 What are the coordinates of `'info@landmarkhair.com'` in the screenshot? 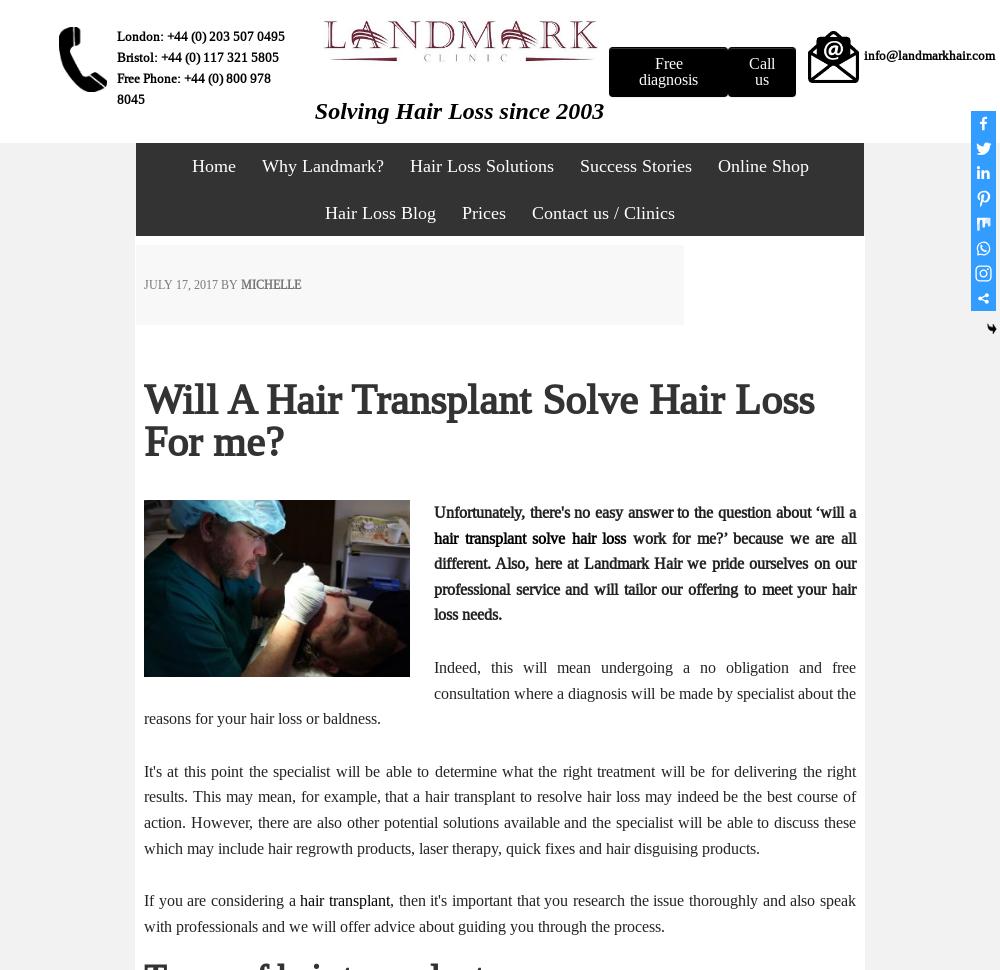 It's located at (928, 54).